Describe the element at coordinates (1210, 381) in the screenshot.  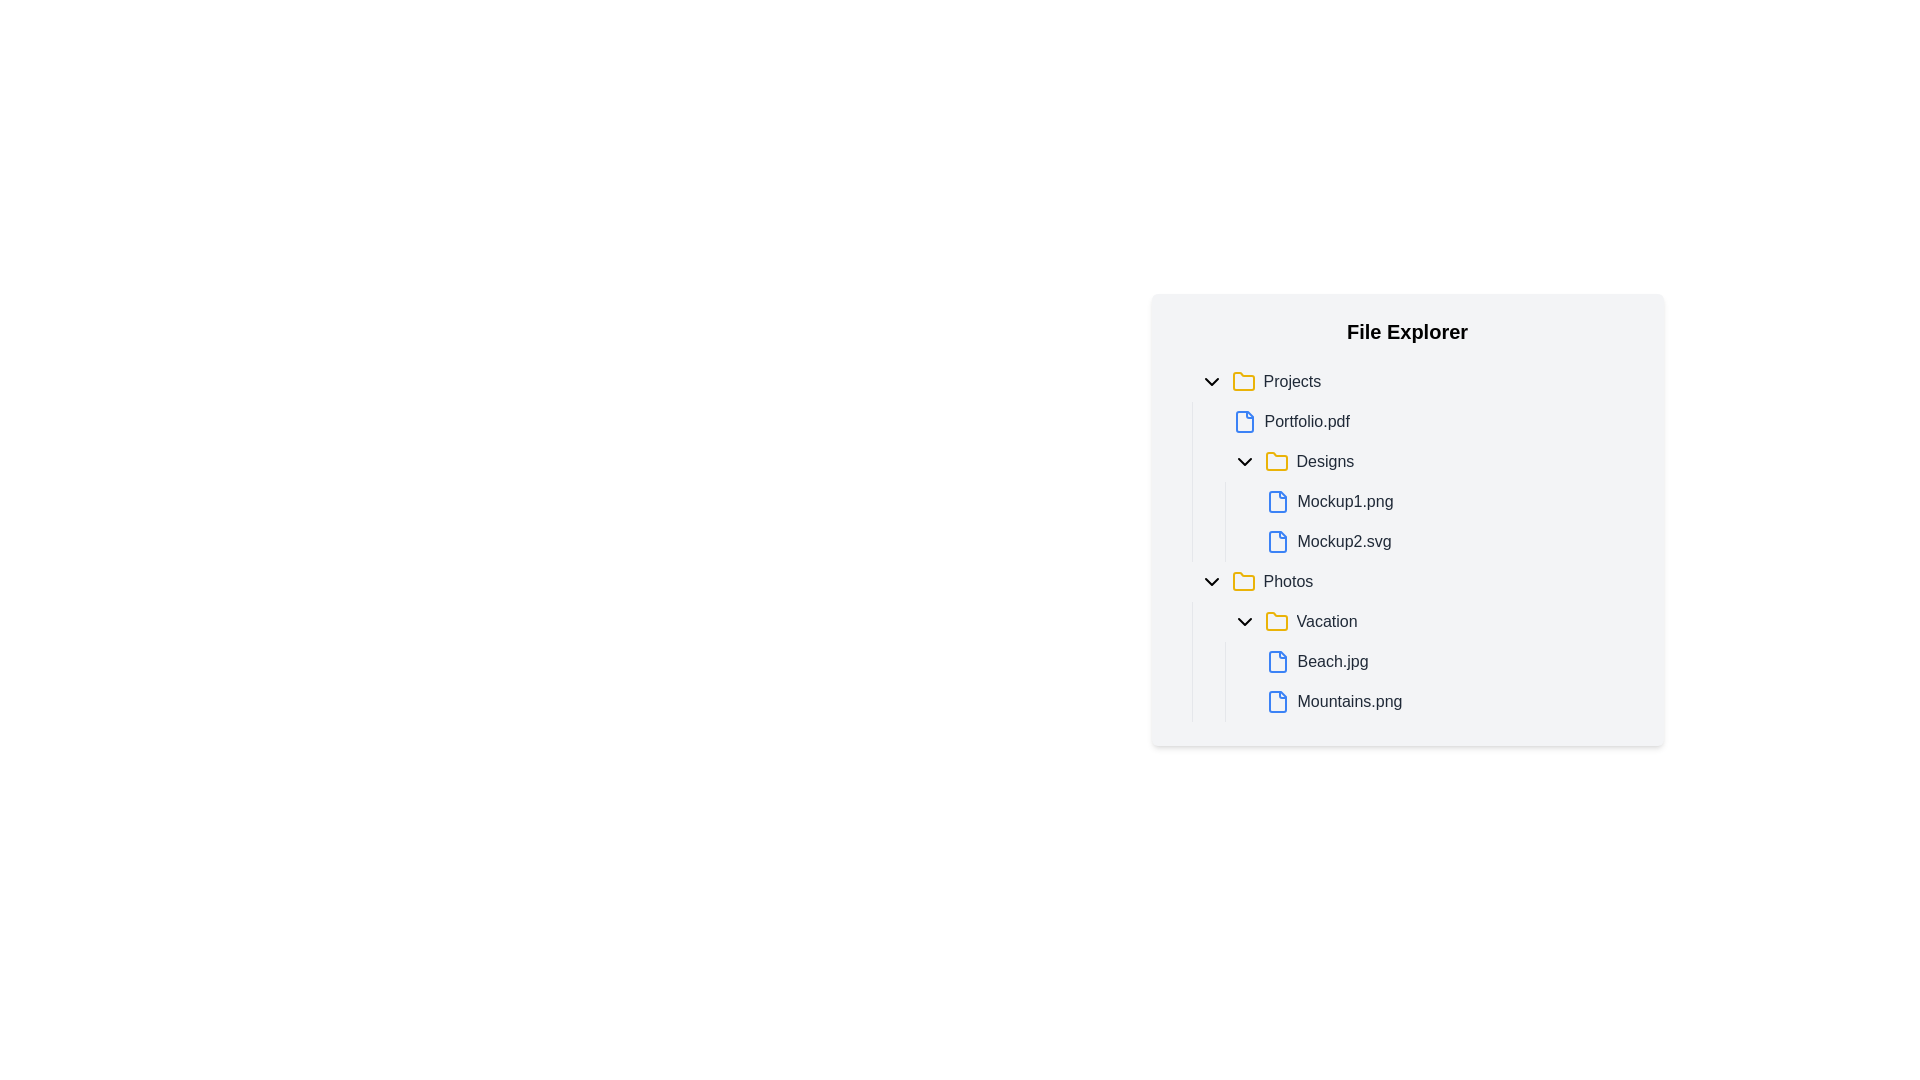
I see `the expand/collapse icon located to the left of the 'Projects' text label, which indicates the toggle state of a tree structure` at that location.